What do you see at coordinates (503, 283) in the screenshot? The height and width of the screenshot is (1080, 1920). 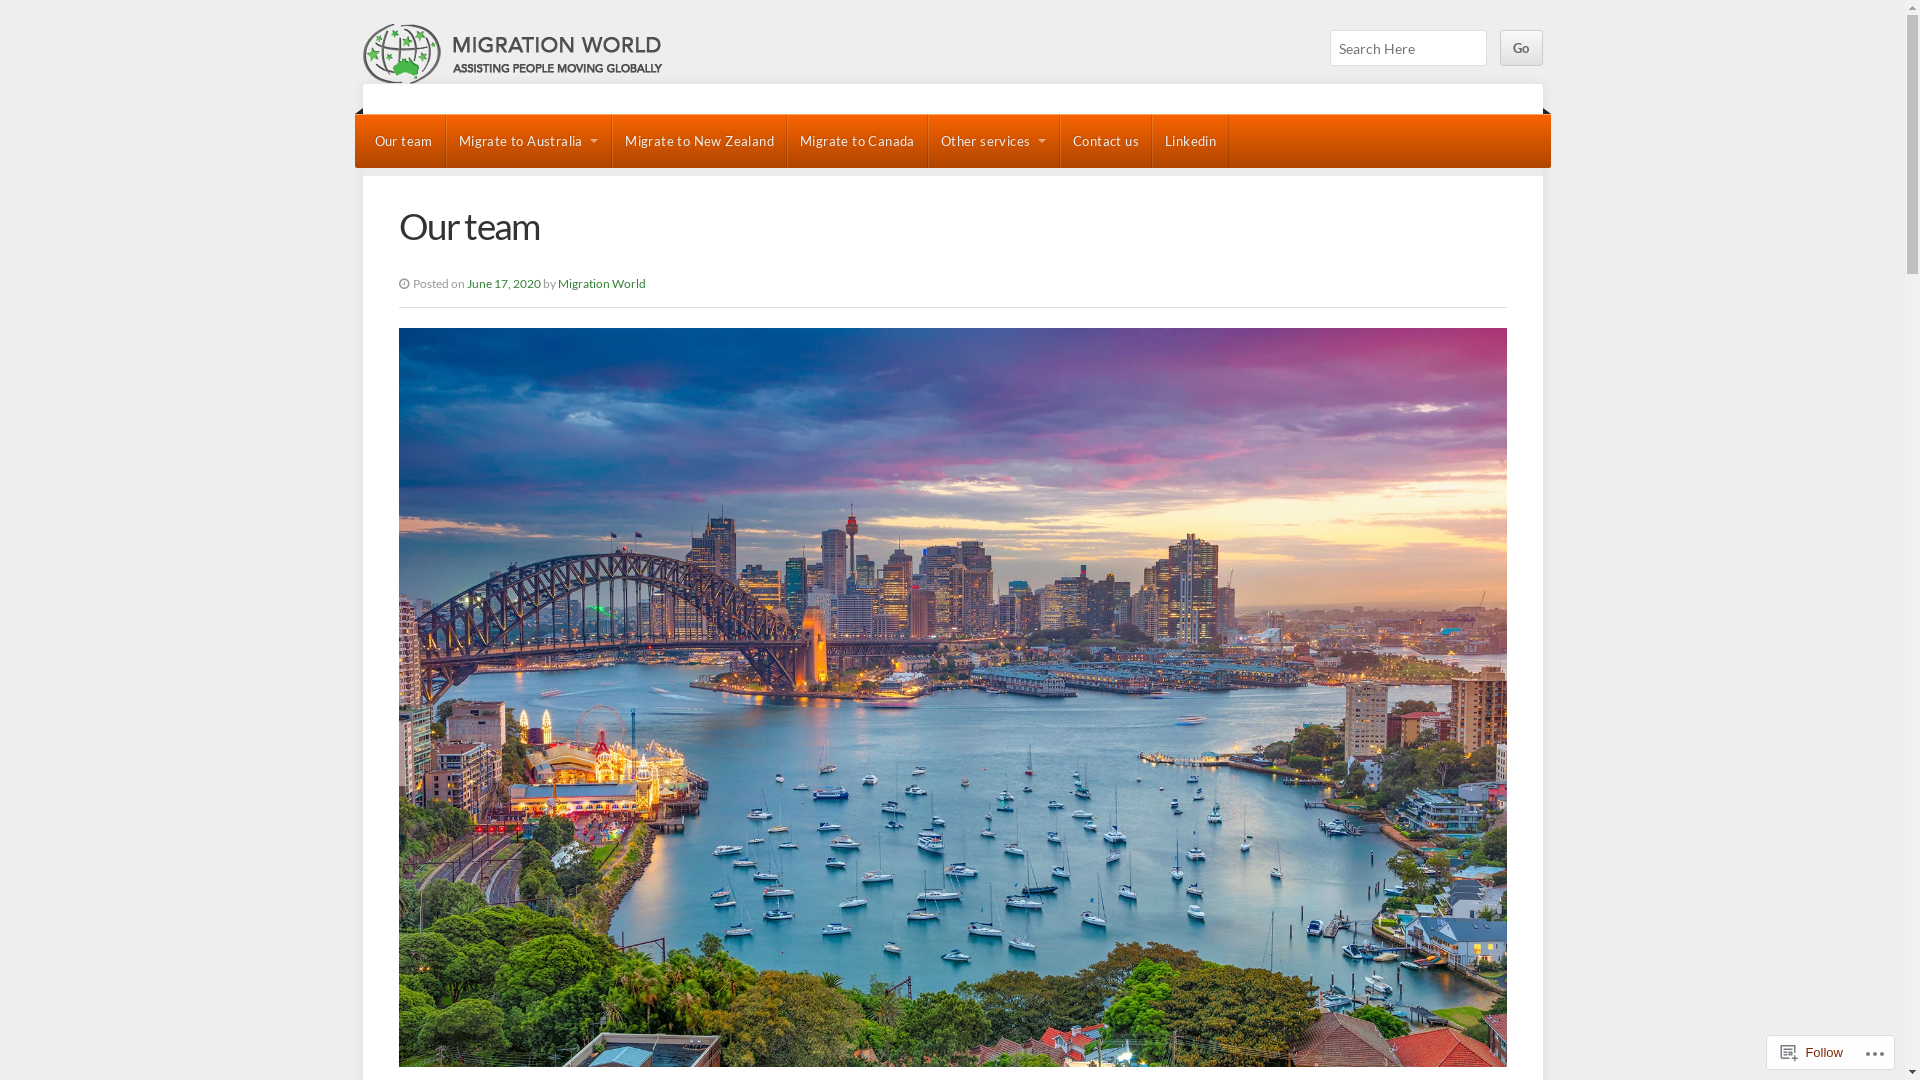 I see `'June 17, 2020'` at bounding box center [503, 283].